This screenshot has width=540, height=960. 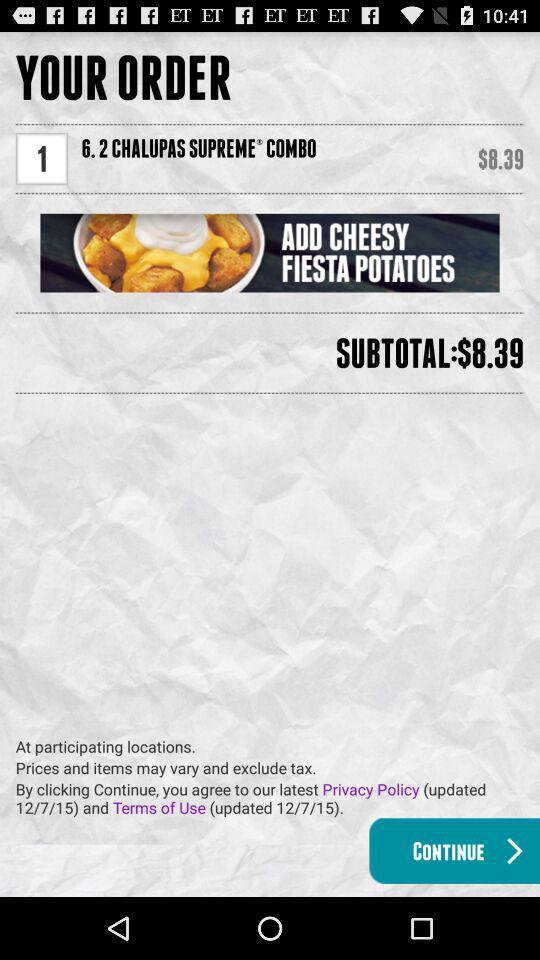 What do you see at coordinates (276, 798) in the screenshot?
I see `by clicking continue icon` at bounding box center [276, 798].